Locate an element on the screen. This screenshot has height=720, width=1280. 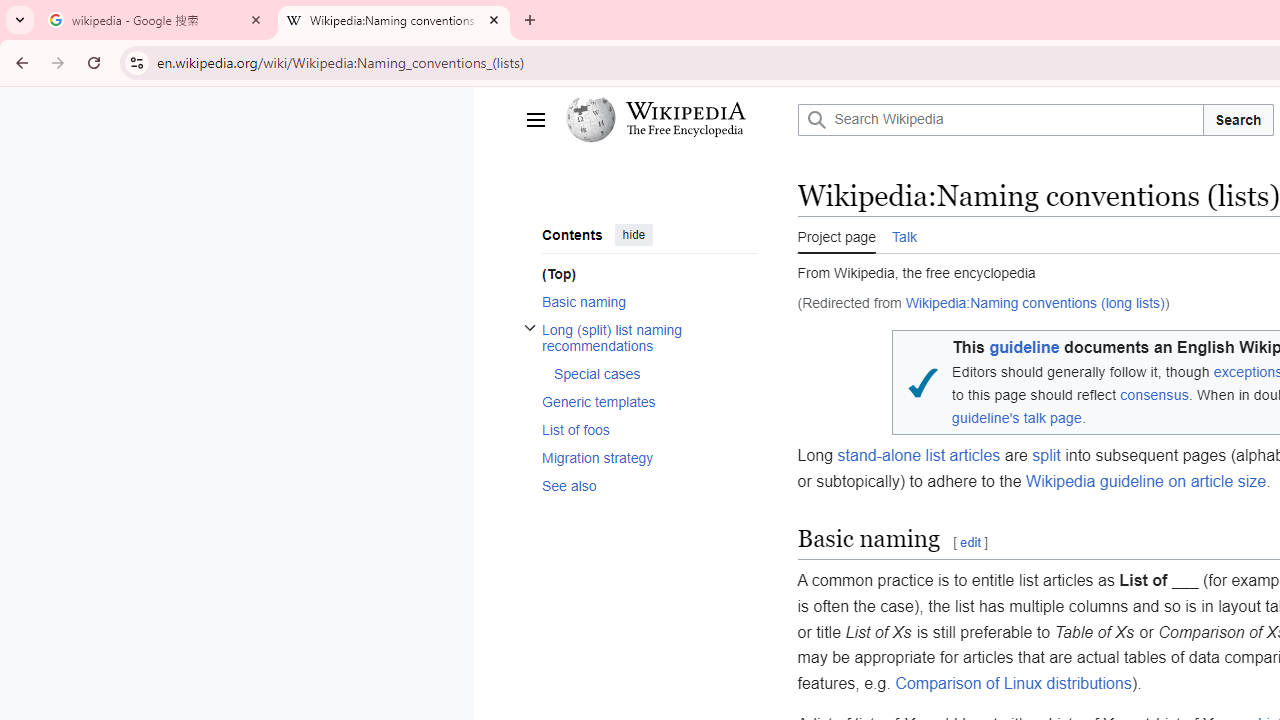
'Wikipedia The Free Encyclopedia' is located at coordinates (676, 119).